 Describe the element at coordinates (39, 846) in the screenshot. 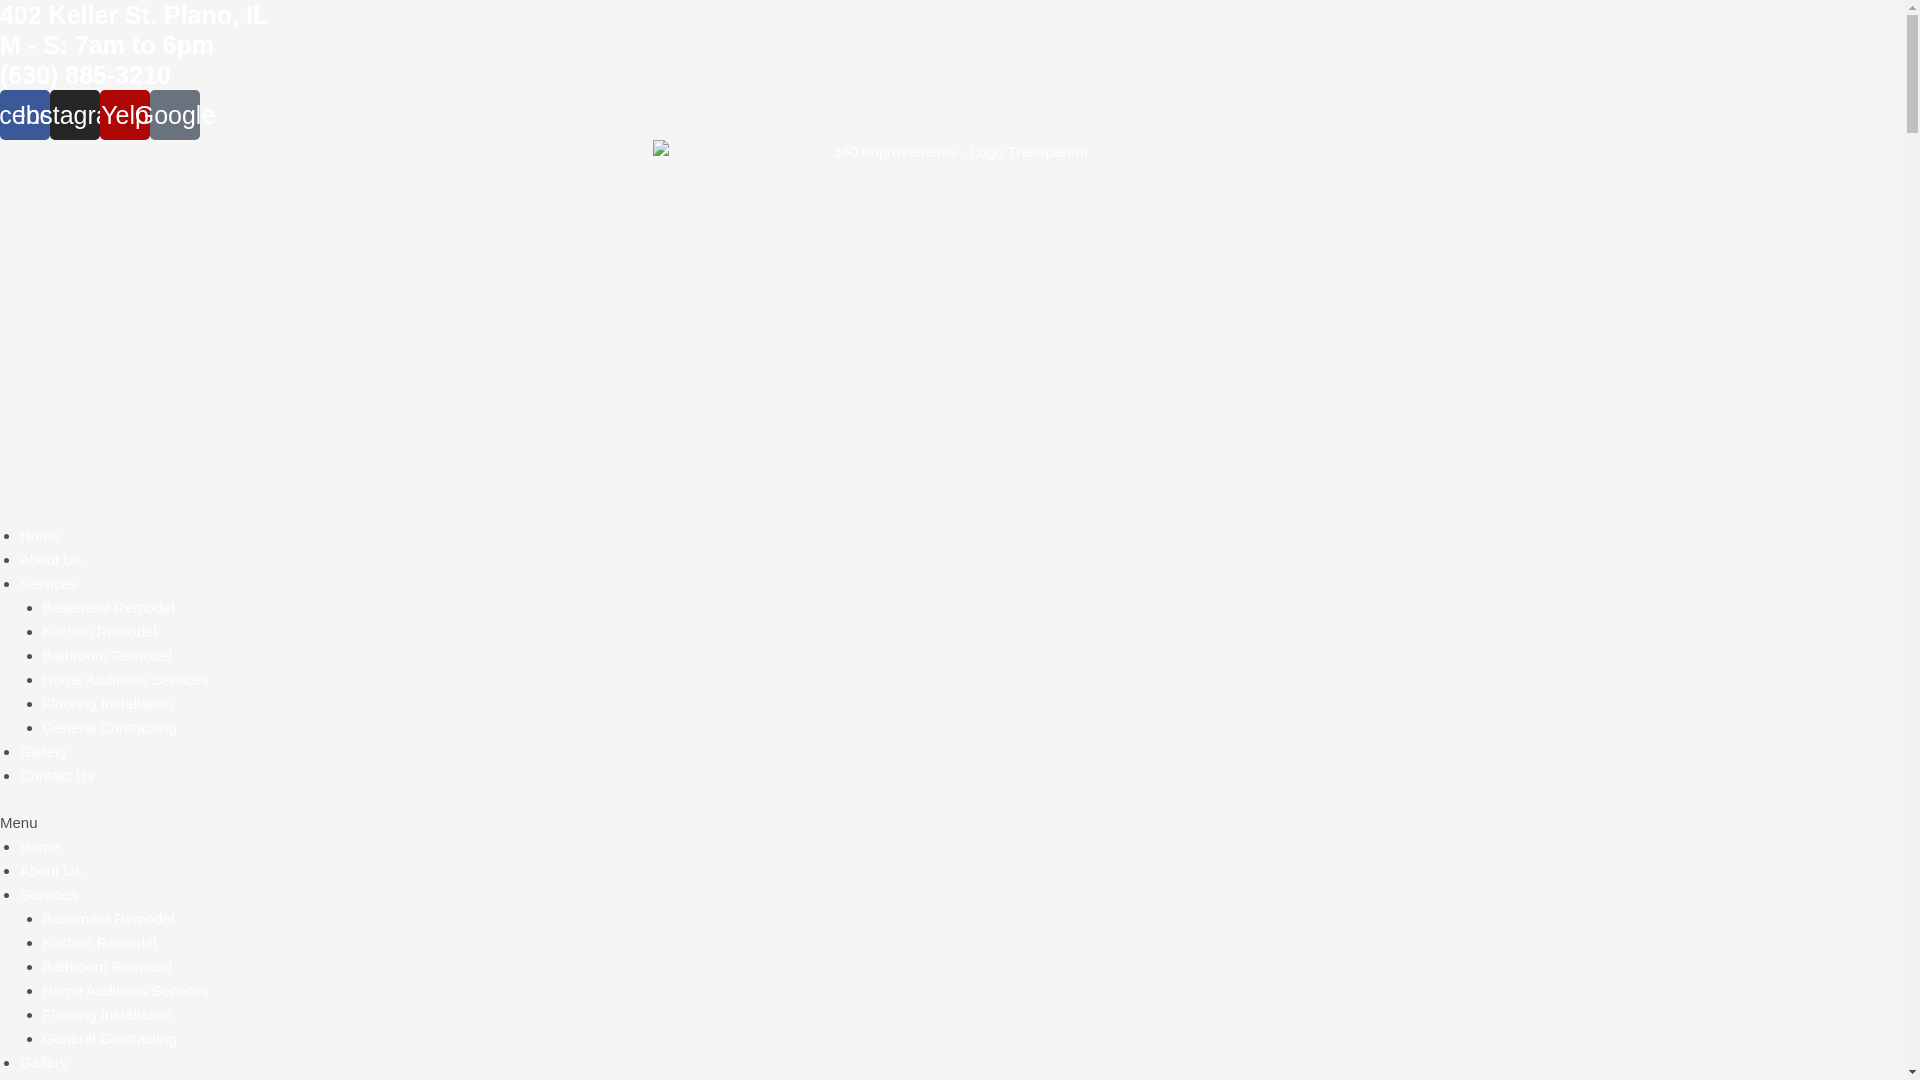

I see `'Home'` at that location.